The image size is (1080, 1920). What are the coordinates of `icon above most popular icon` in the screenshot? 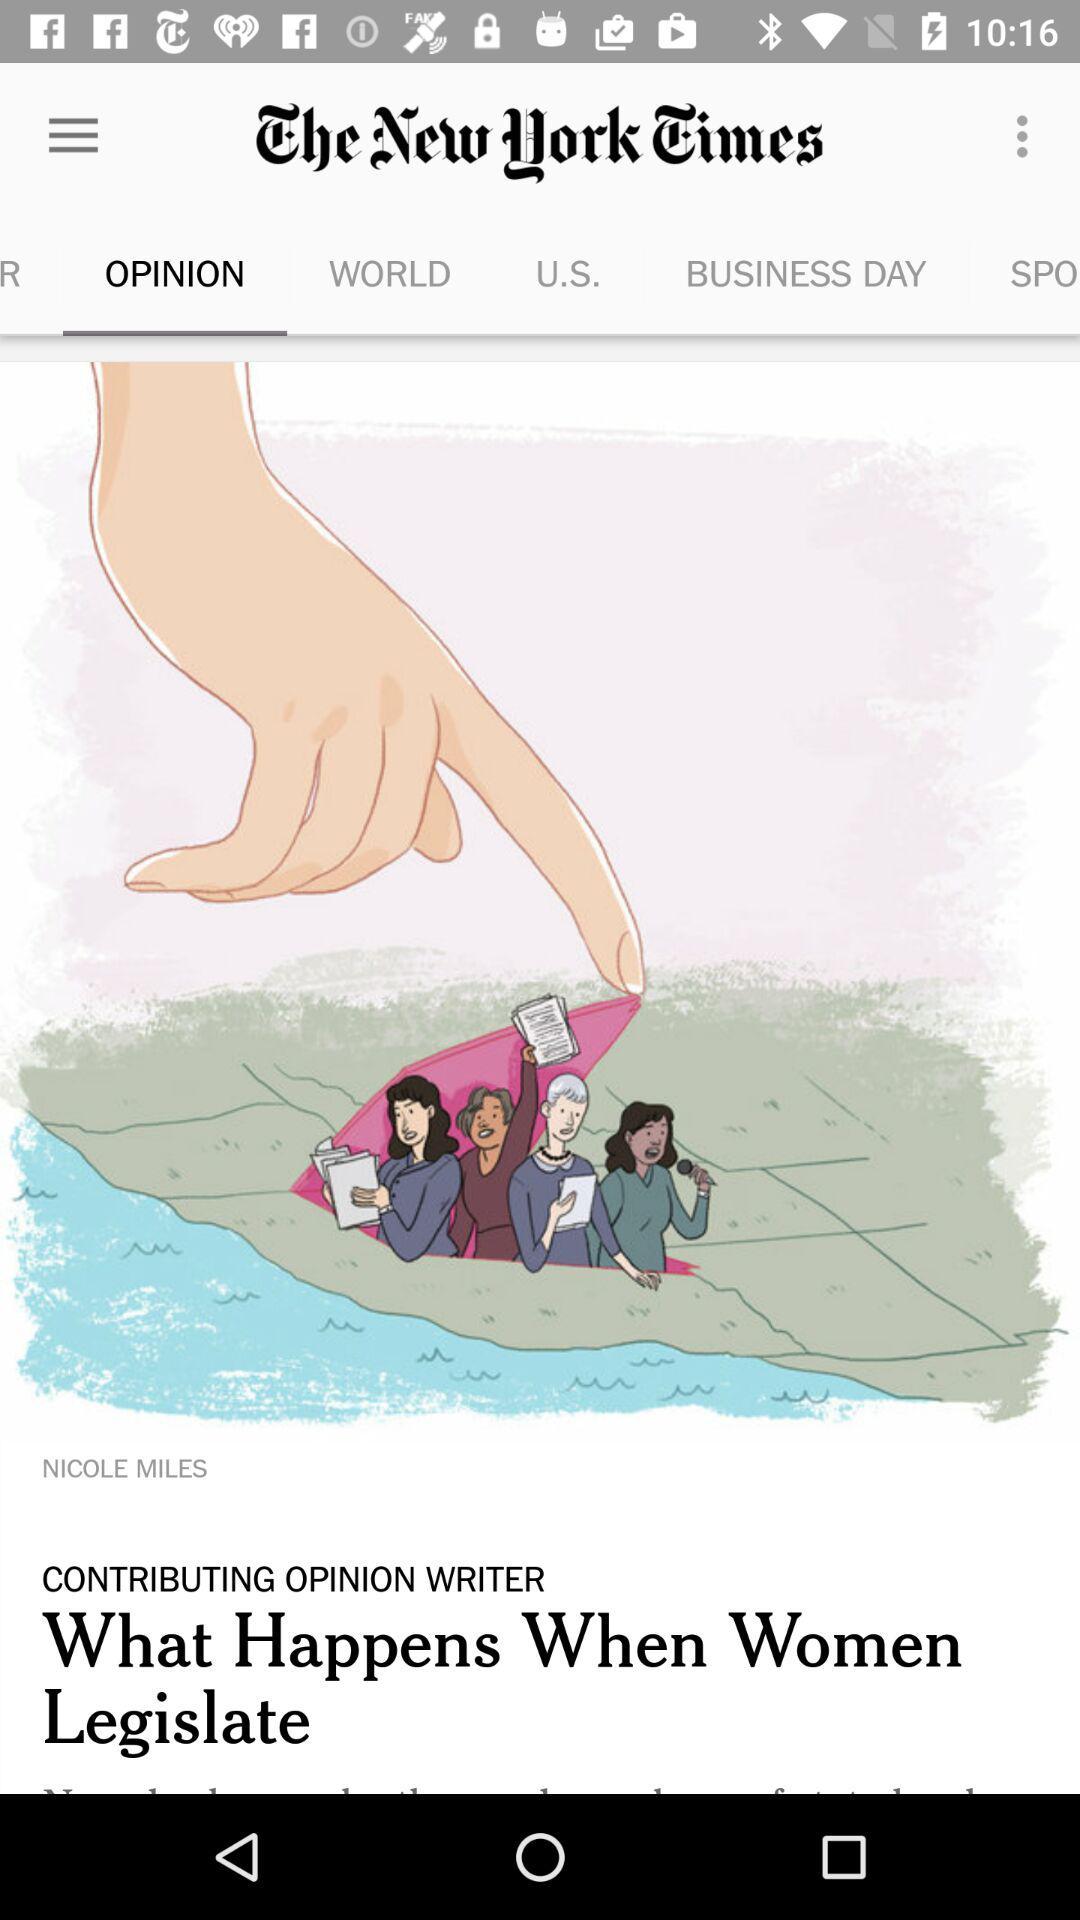 It's located at (72, 135).